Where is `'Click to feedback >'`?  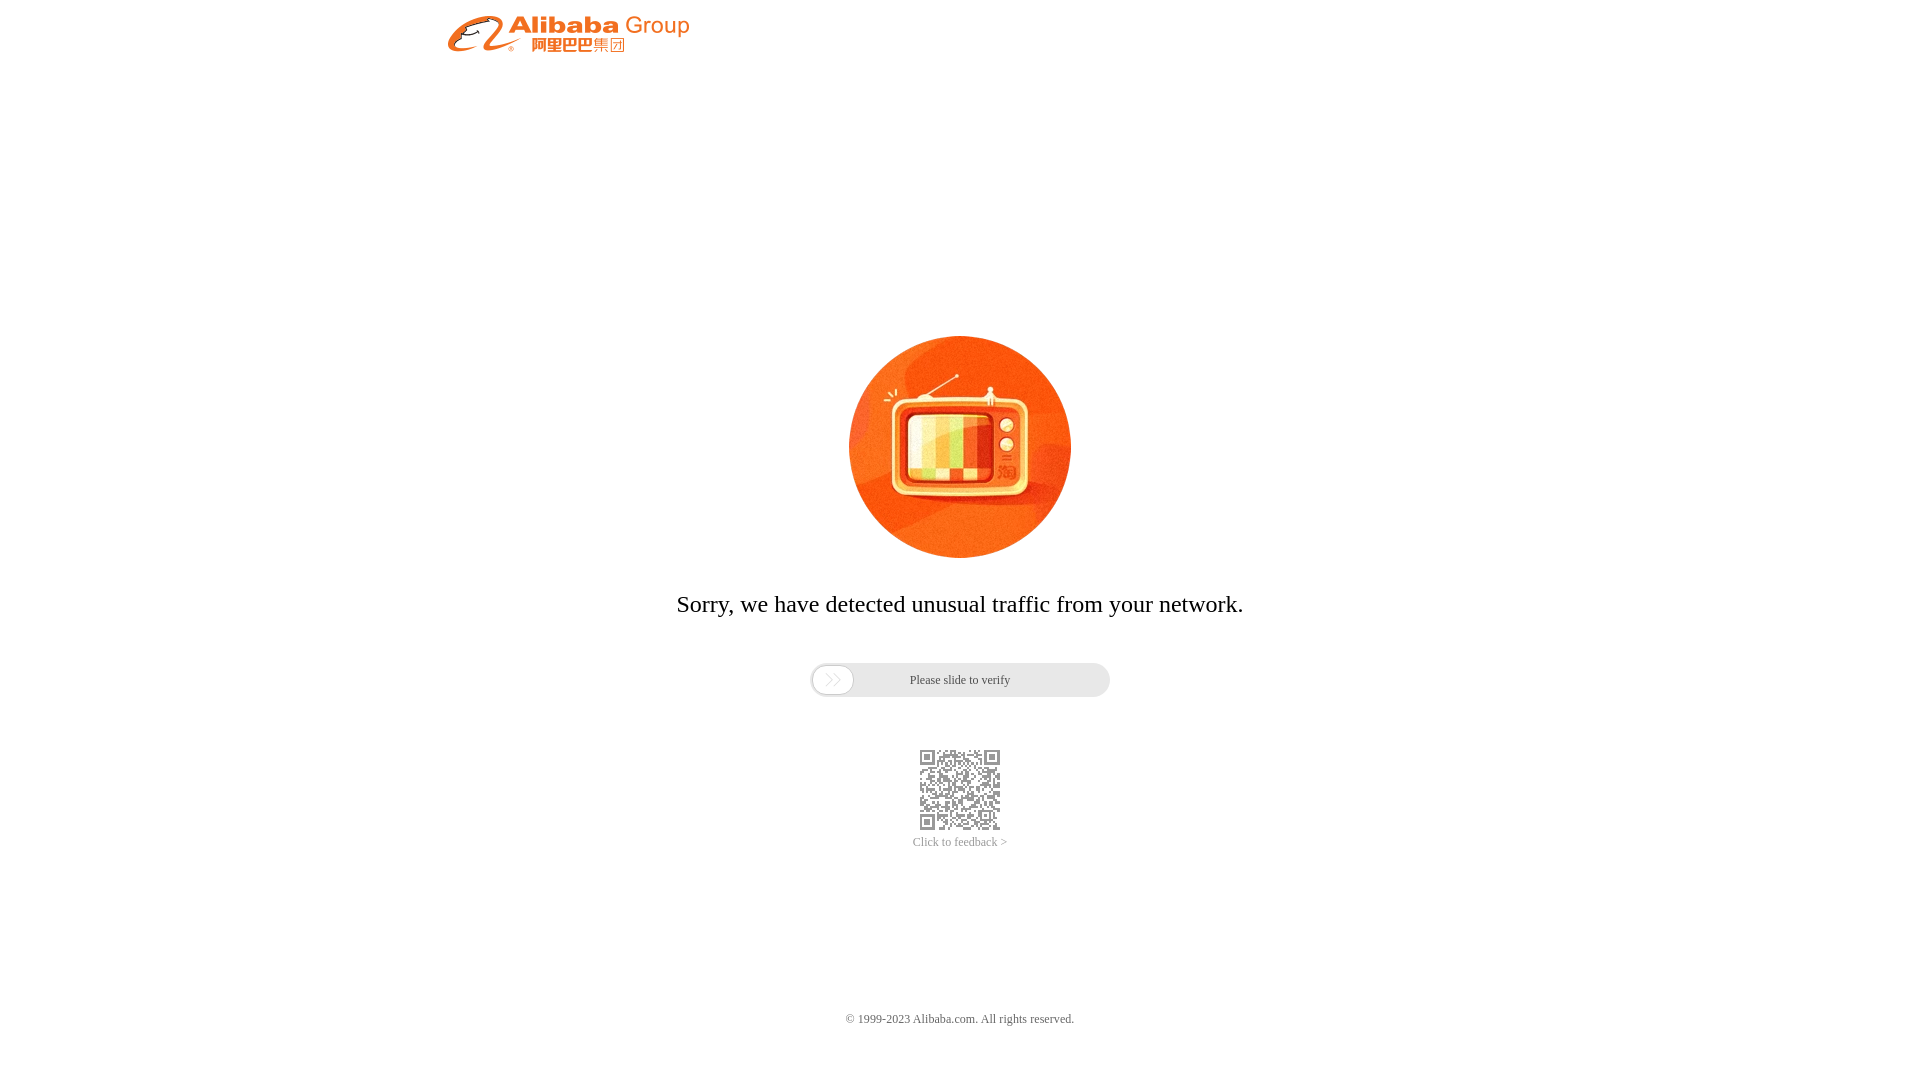 'Click to feedback >' is located at coordinates (960, 842).